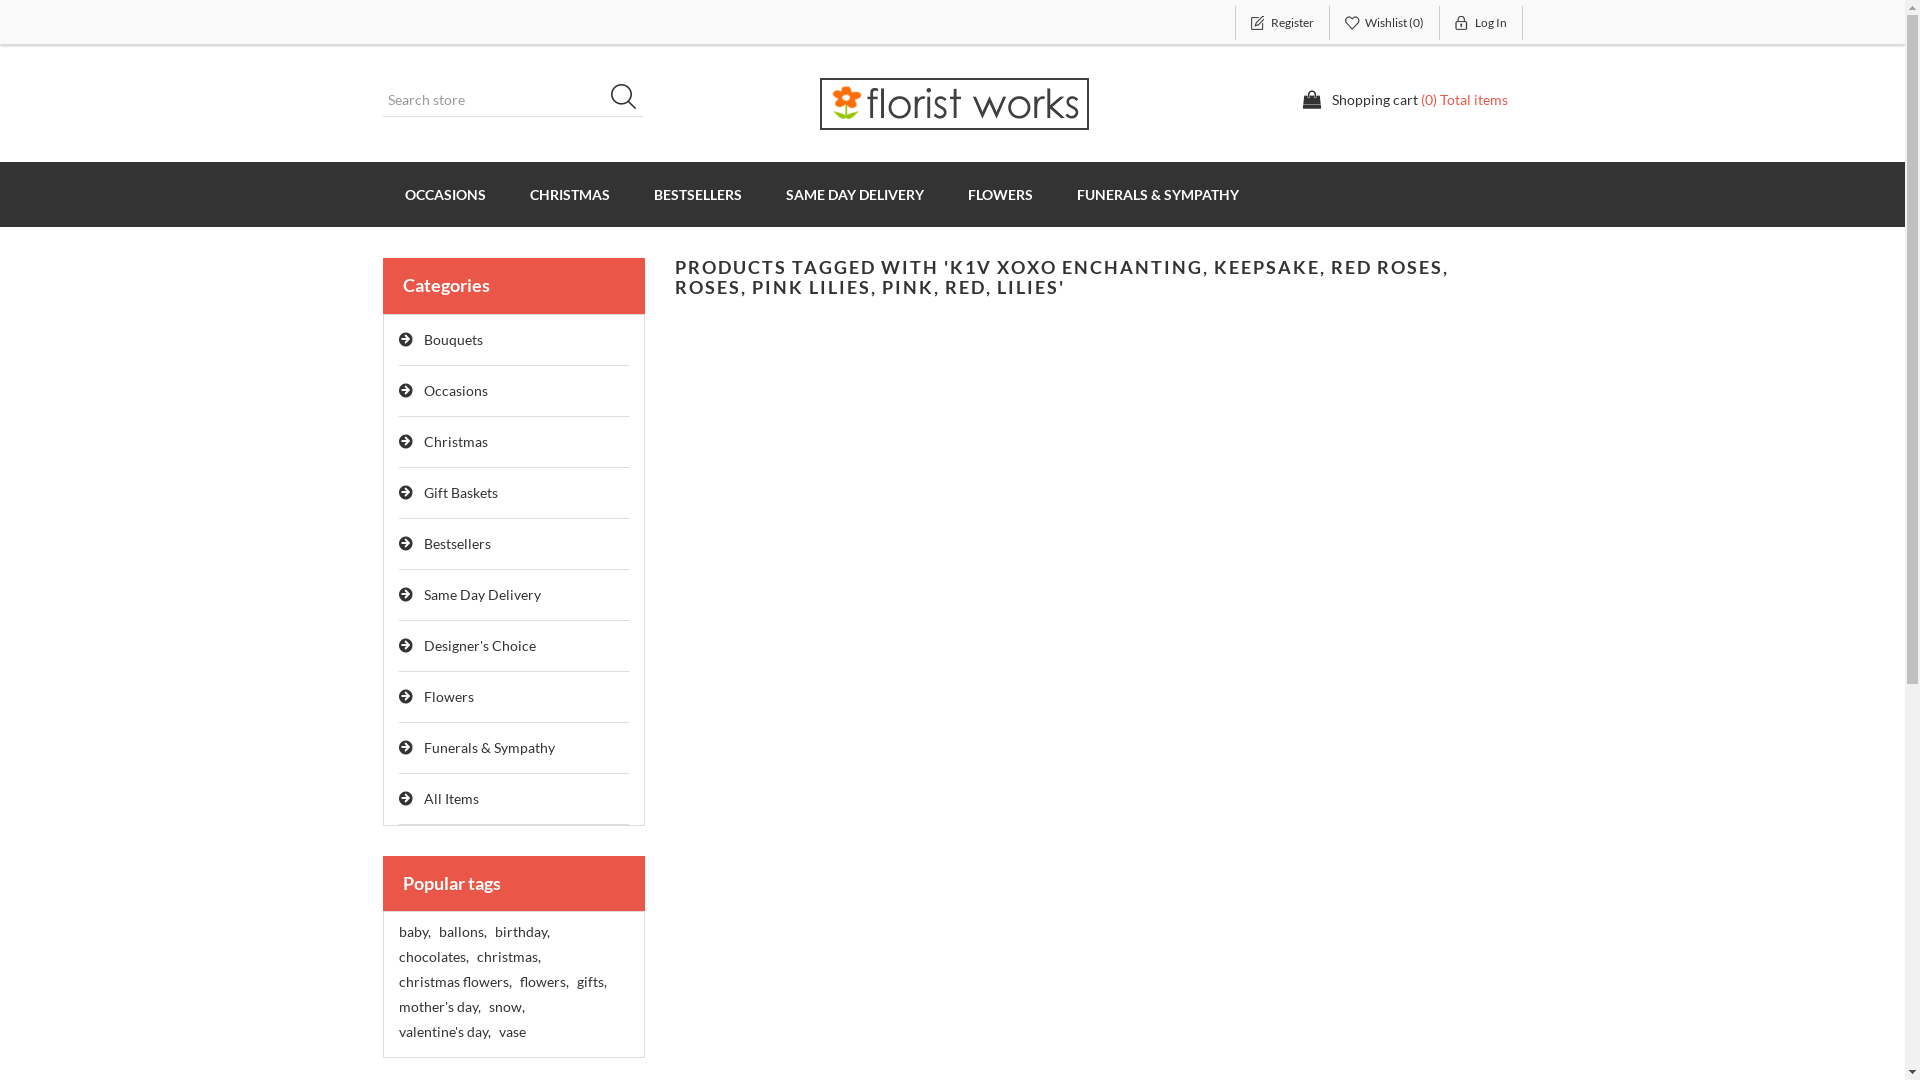 This screenshot has width=1920, height=1080. Describe the element at coordinates (513, 594) in the screenshot. I see `'Same Day Delivery'` at that location.